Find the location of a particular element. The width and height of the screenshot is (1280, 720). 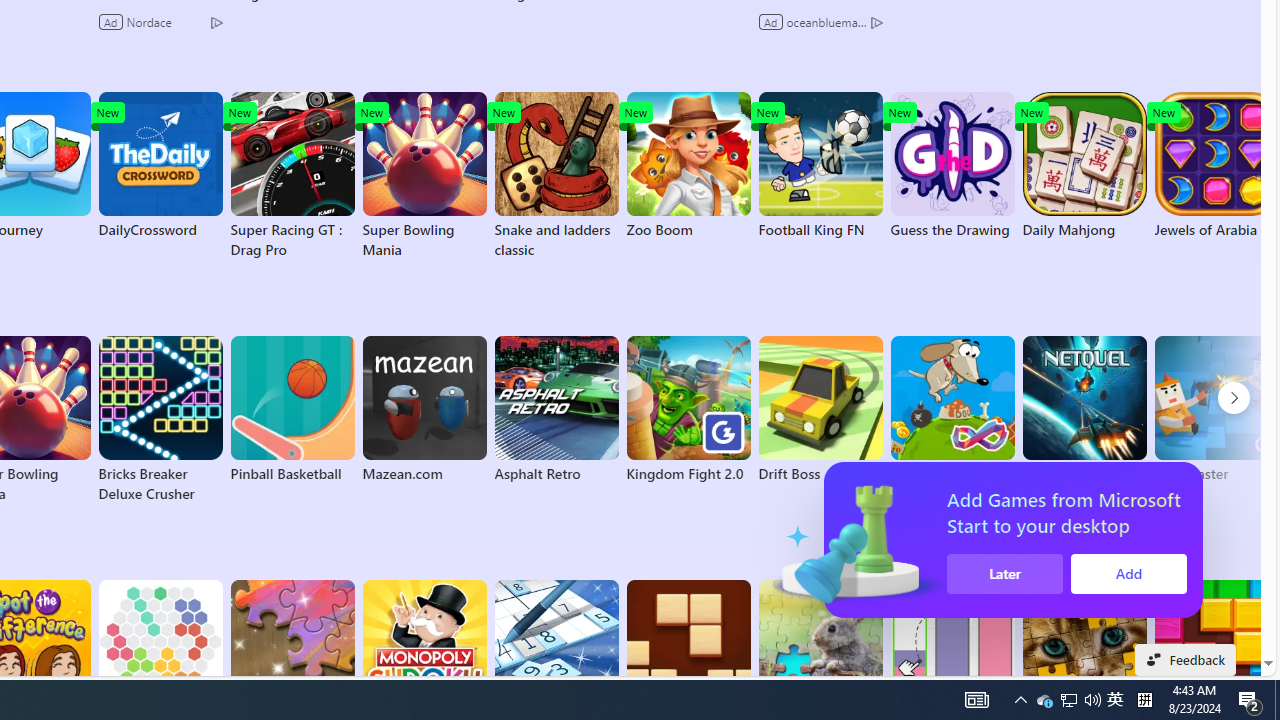

'Drift Boss' is located at coordinates (820, 409).